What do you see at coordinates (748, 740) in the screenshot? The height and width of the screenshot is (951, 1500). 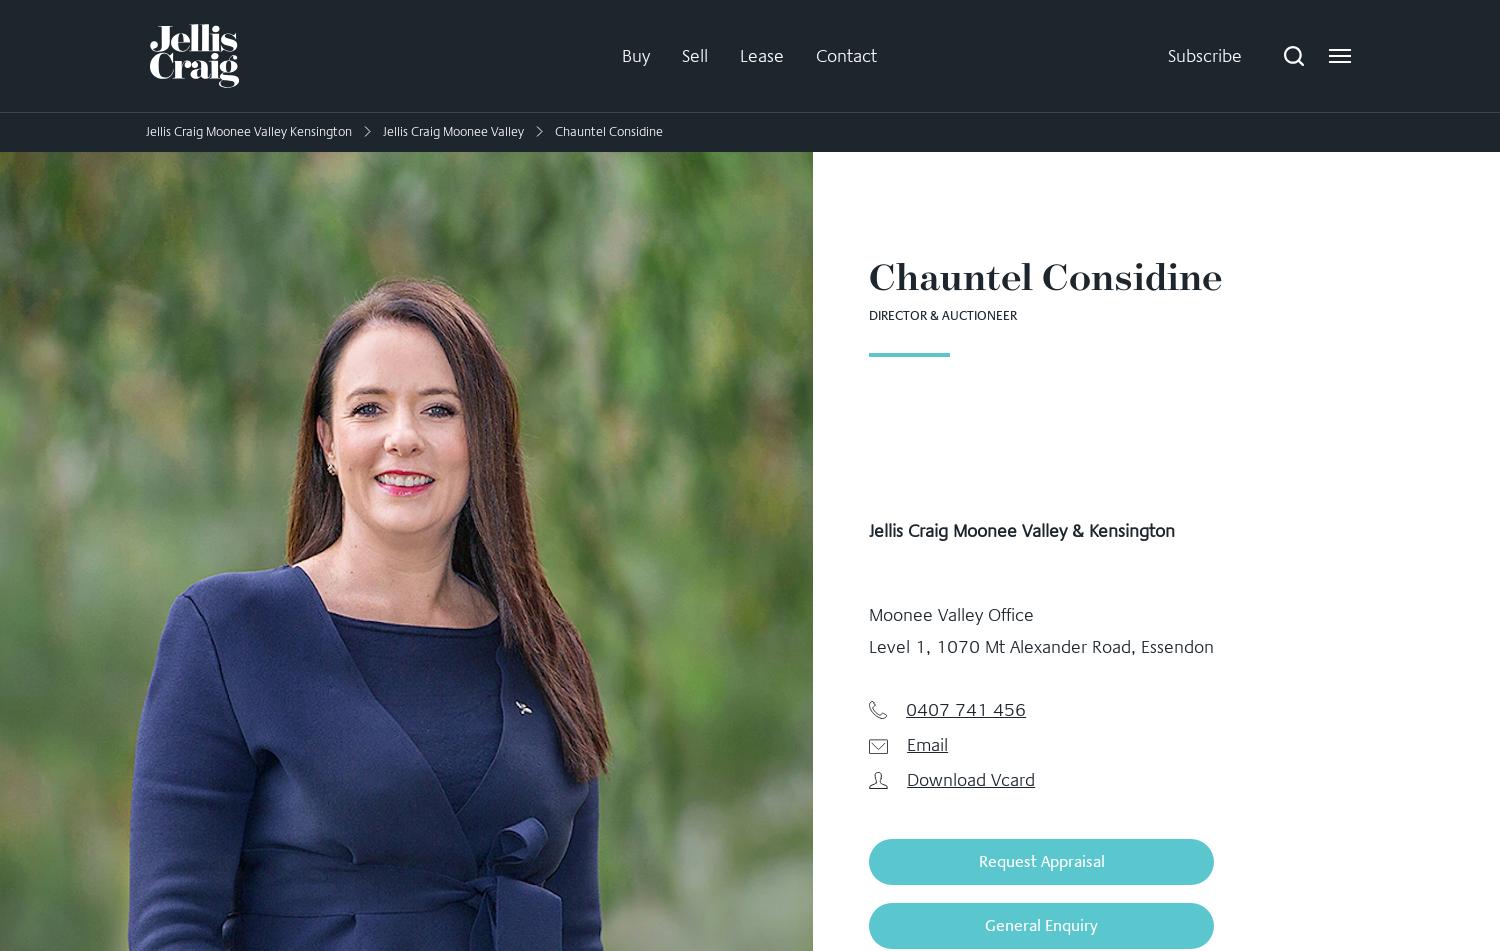 I see `'Submit'` at bounding box center [748, 740].